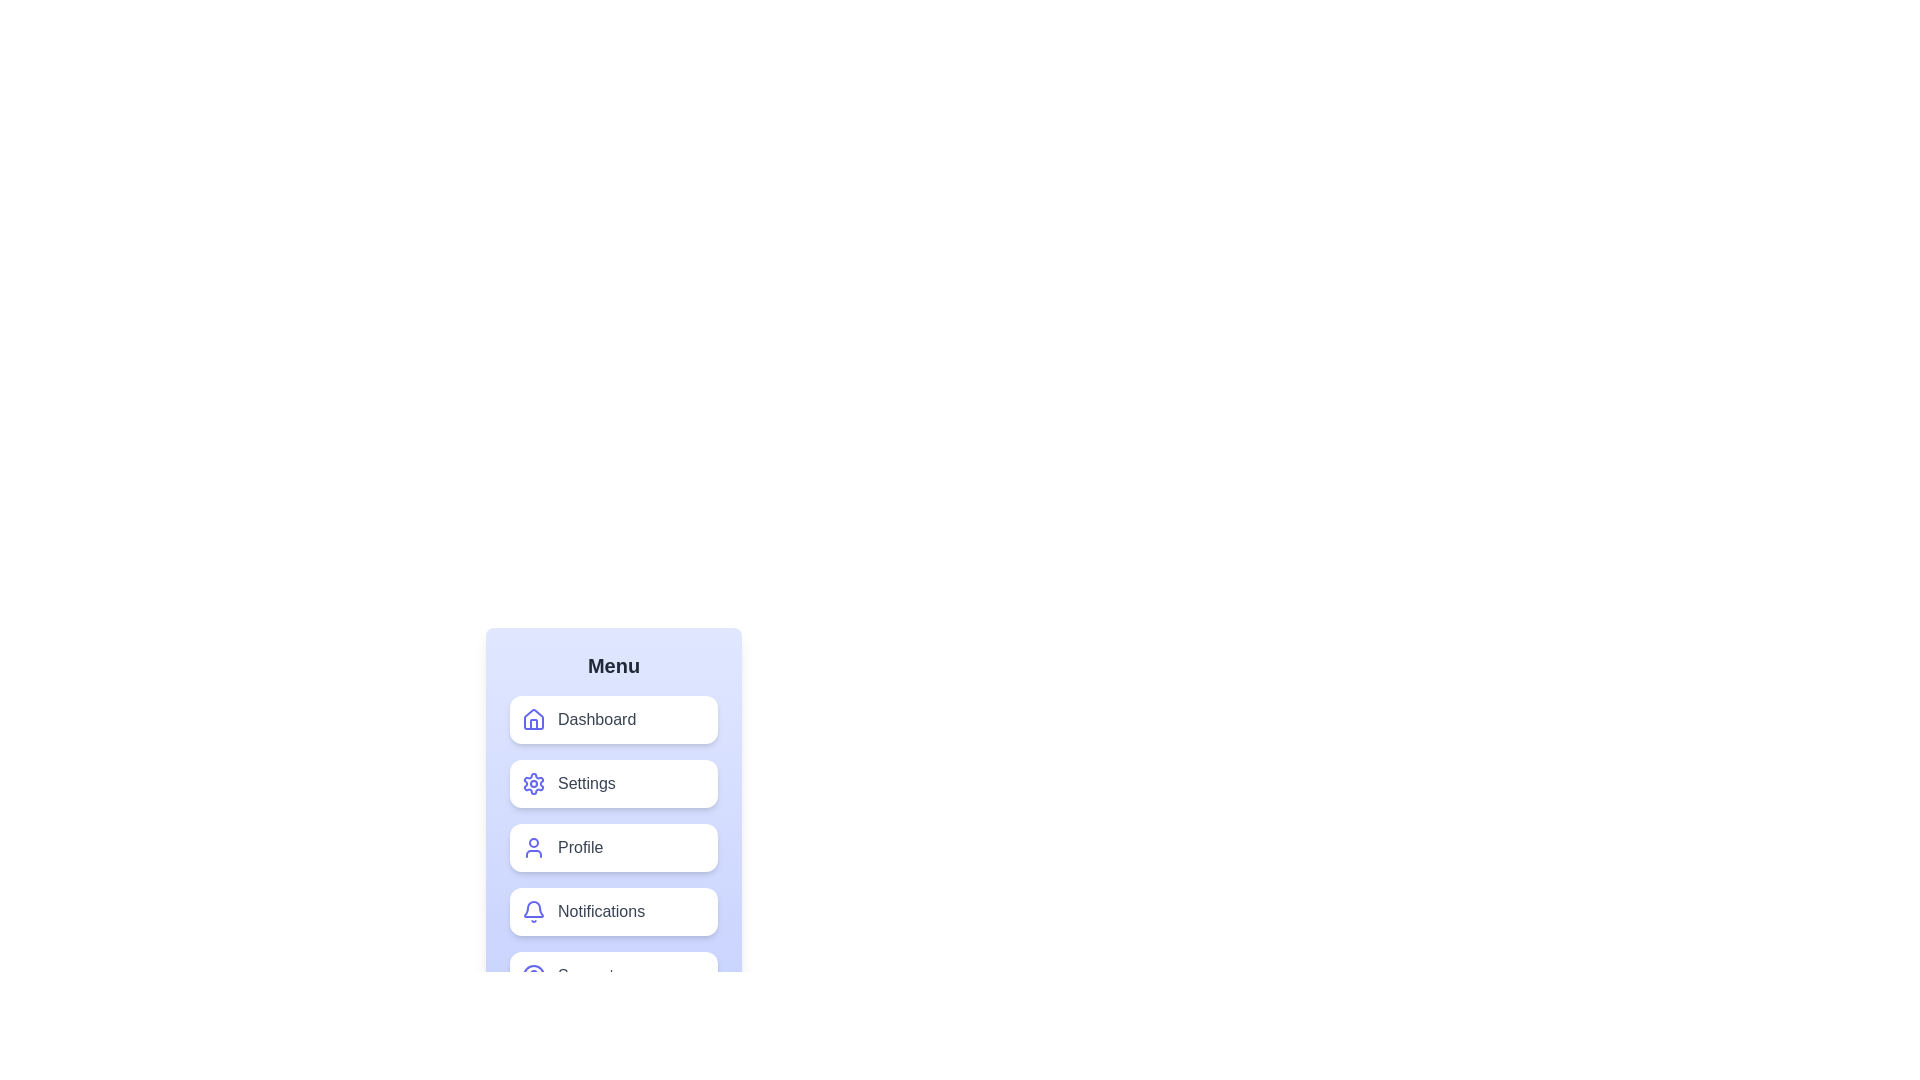 This screenshot has width=1920, height=1080. I want to click on the navigation button that redirects to the profile page, so click(613, 825).